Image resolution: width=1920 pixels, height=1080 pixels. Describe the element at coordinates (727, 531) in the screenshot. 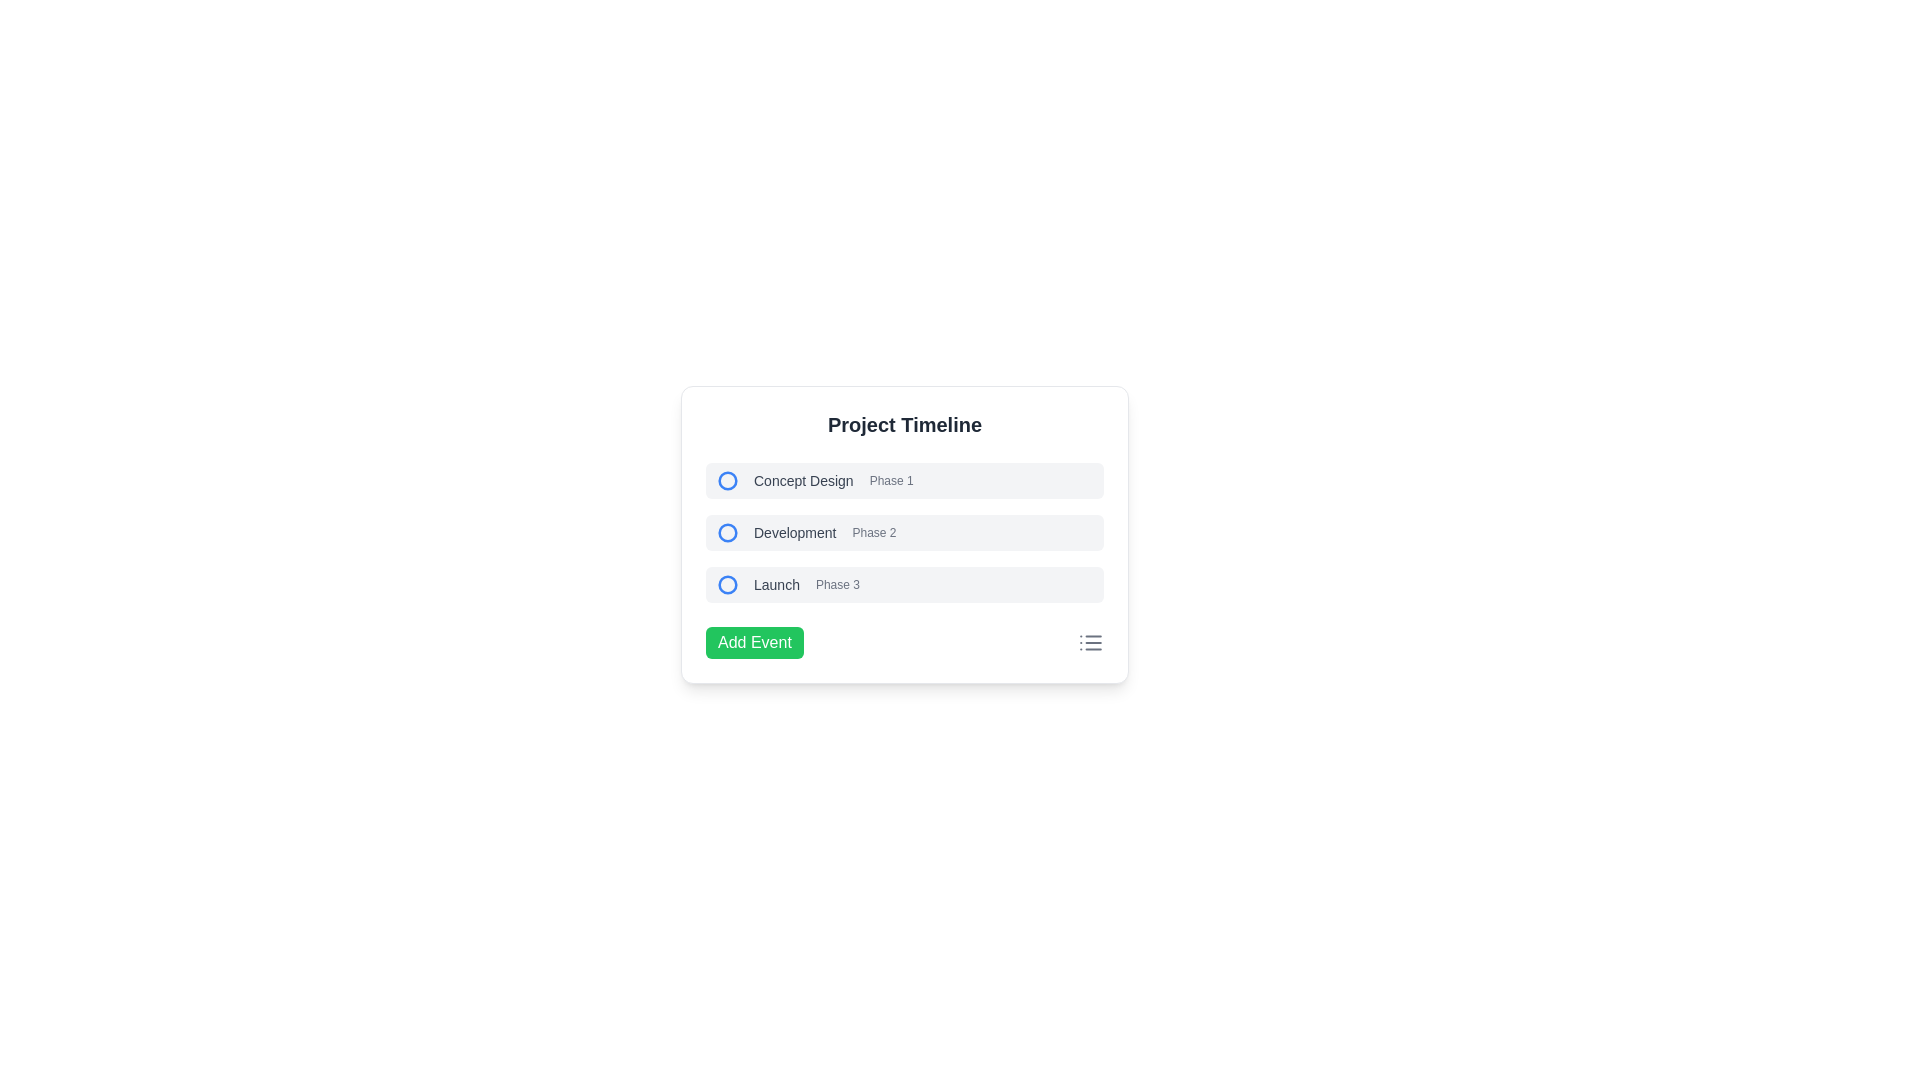

I see `the circular icon with a blue outline and white fill located in the second row under 'Project Timeline', to the left of 'Development Phase 2'` at that location.